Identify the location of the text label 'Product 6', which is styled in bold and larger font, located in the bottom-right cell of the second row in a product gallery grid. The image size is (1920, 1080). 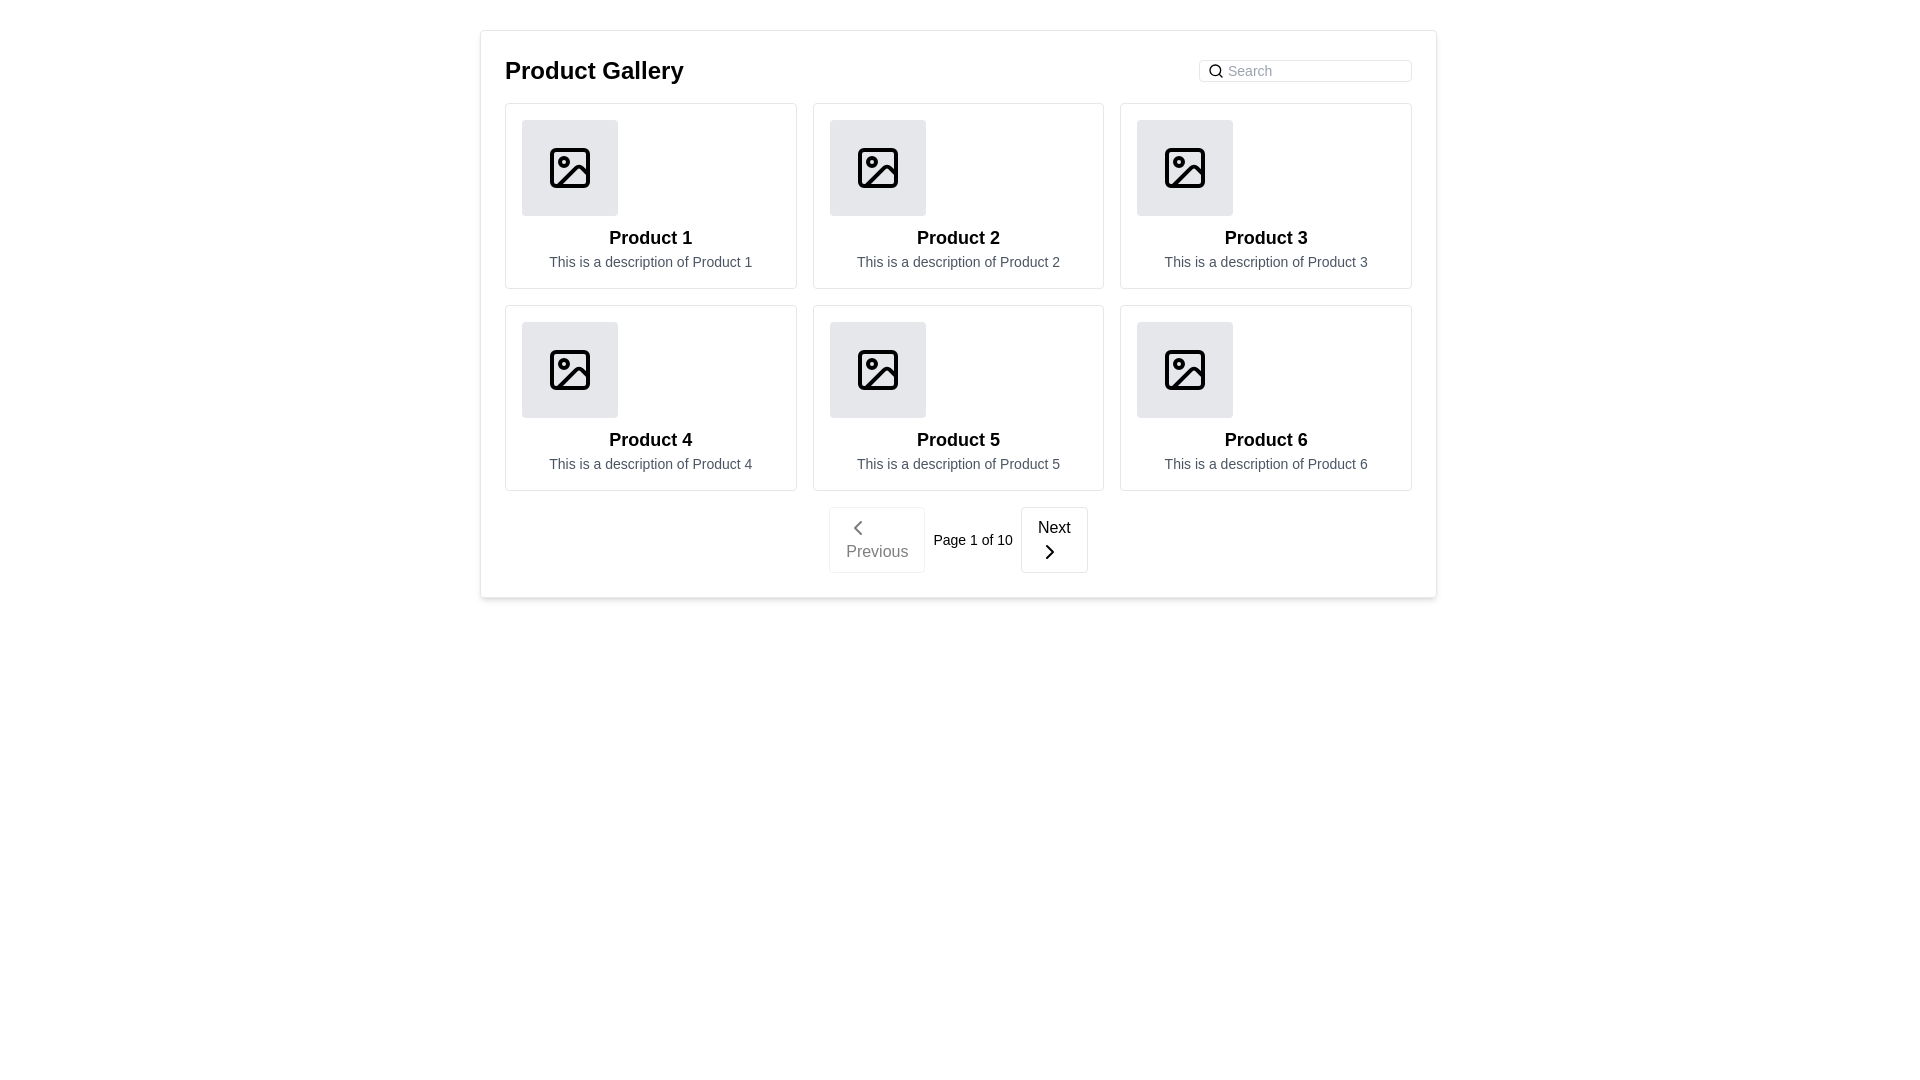
(1265, 438).